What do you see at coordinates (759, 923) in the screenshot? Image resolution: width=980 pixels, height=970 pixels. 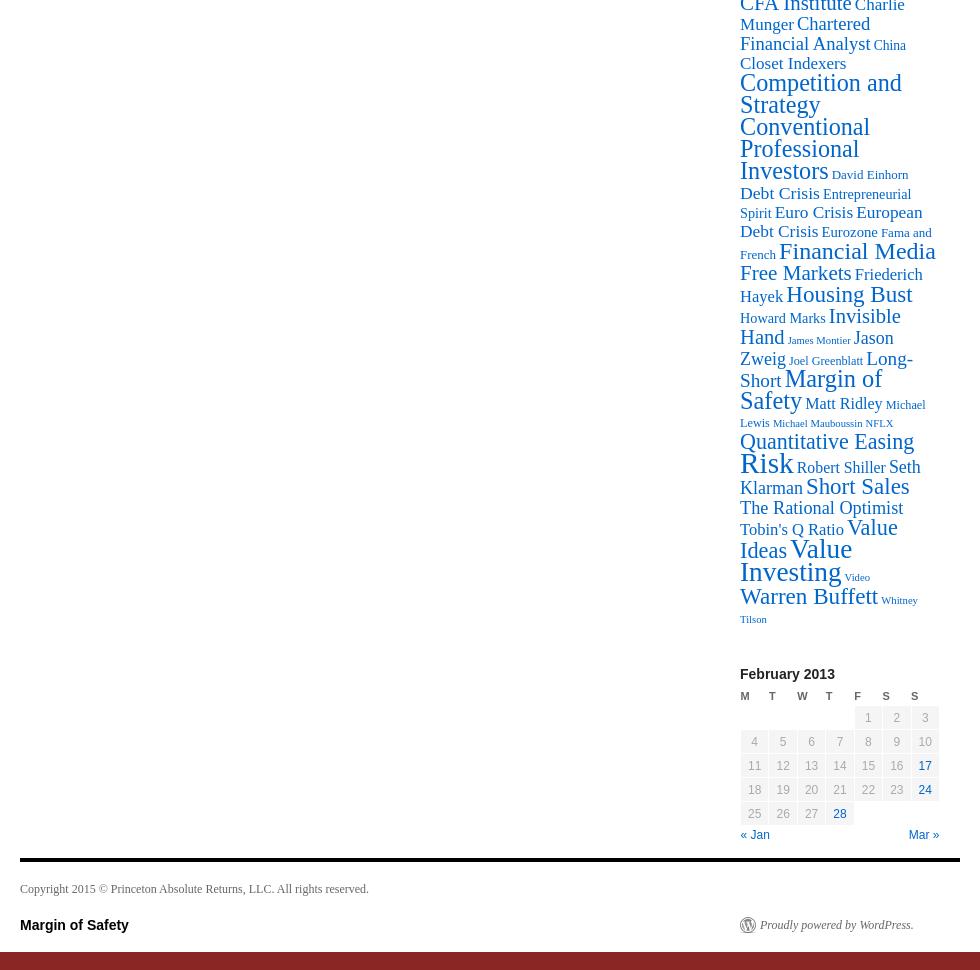 I see `'Proudly powered by WordPress.'` at bounding box center [759, 923].